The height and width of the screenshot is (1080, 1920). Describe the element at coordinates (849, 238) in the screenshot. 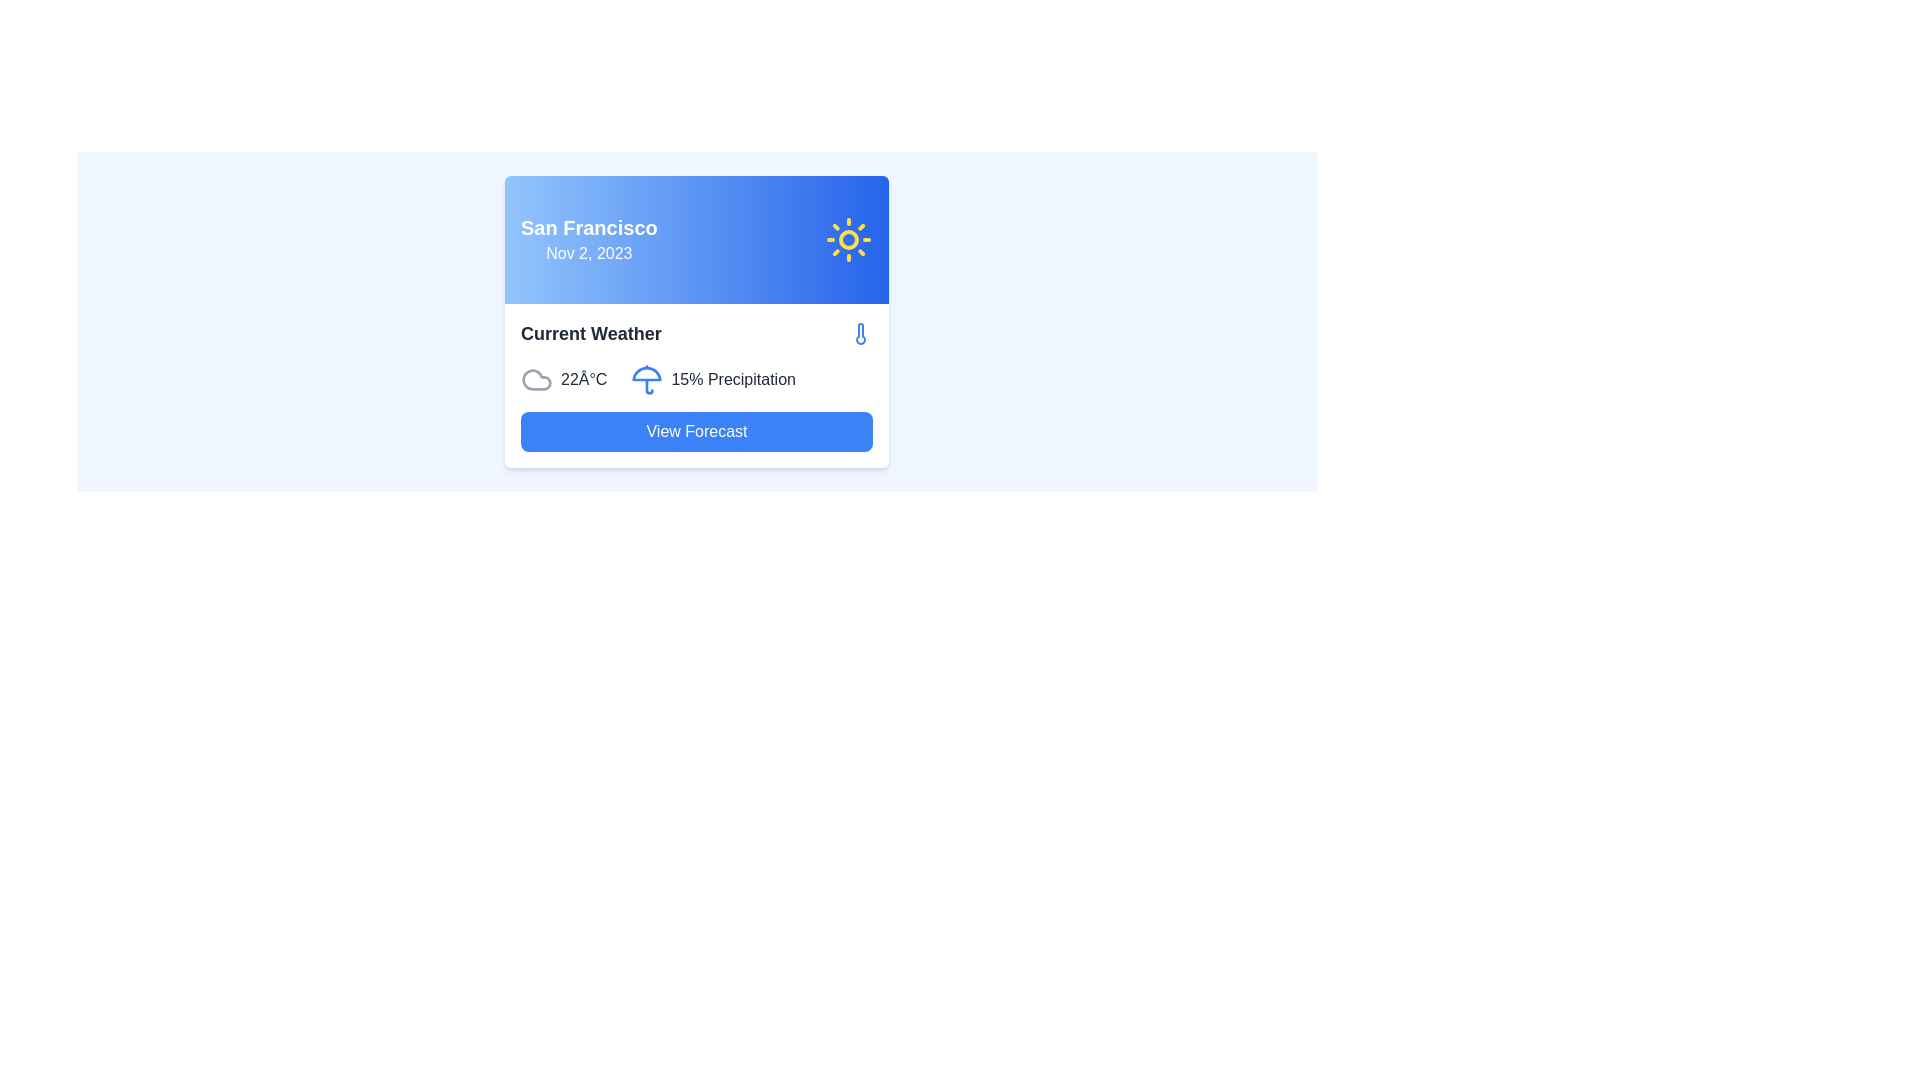

I see `the sunny weather icon located in the top-right corner of the 'San Francisco' card, which is part of the blue gradient header section` at that location.